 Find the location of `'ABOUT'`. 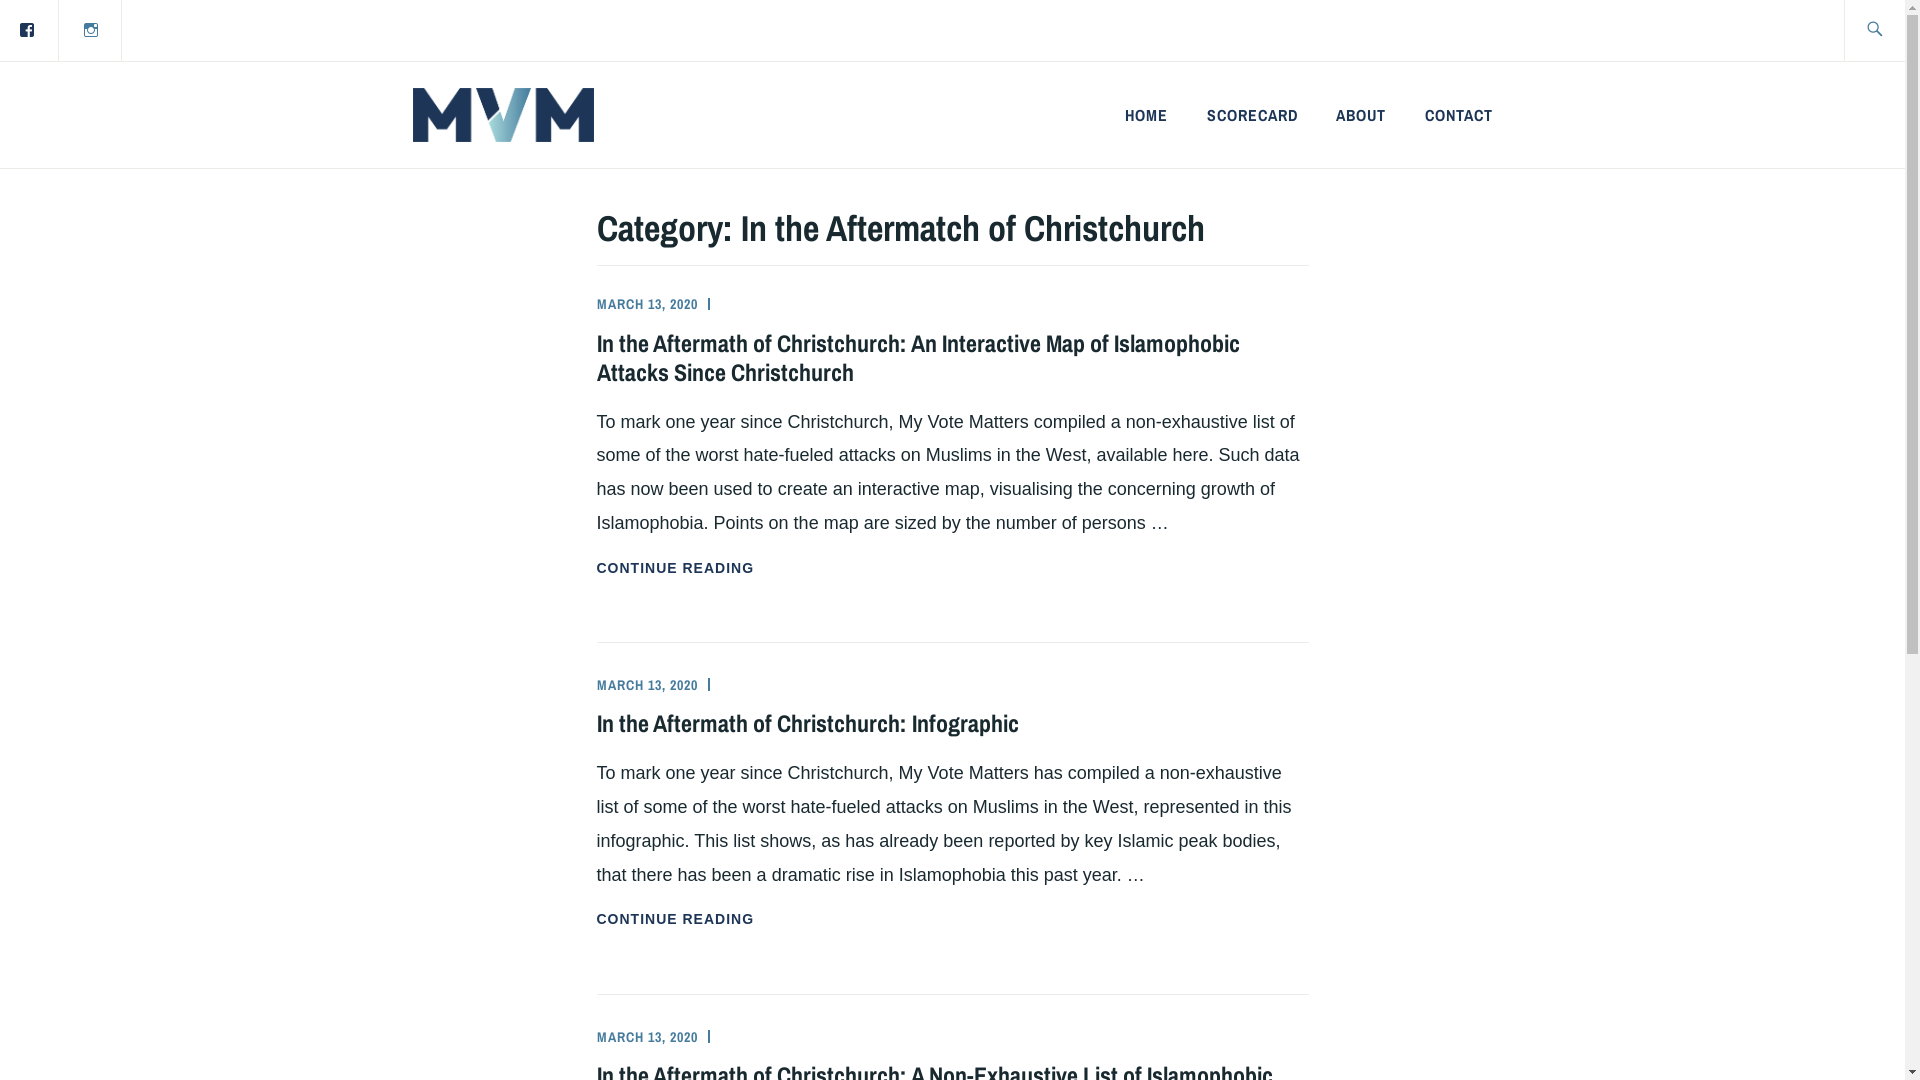

'ABOUT' is located at coordinates (1360, 115).